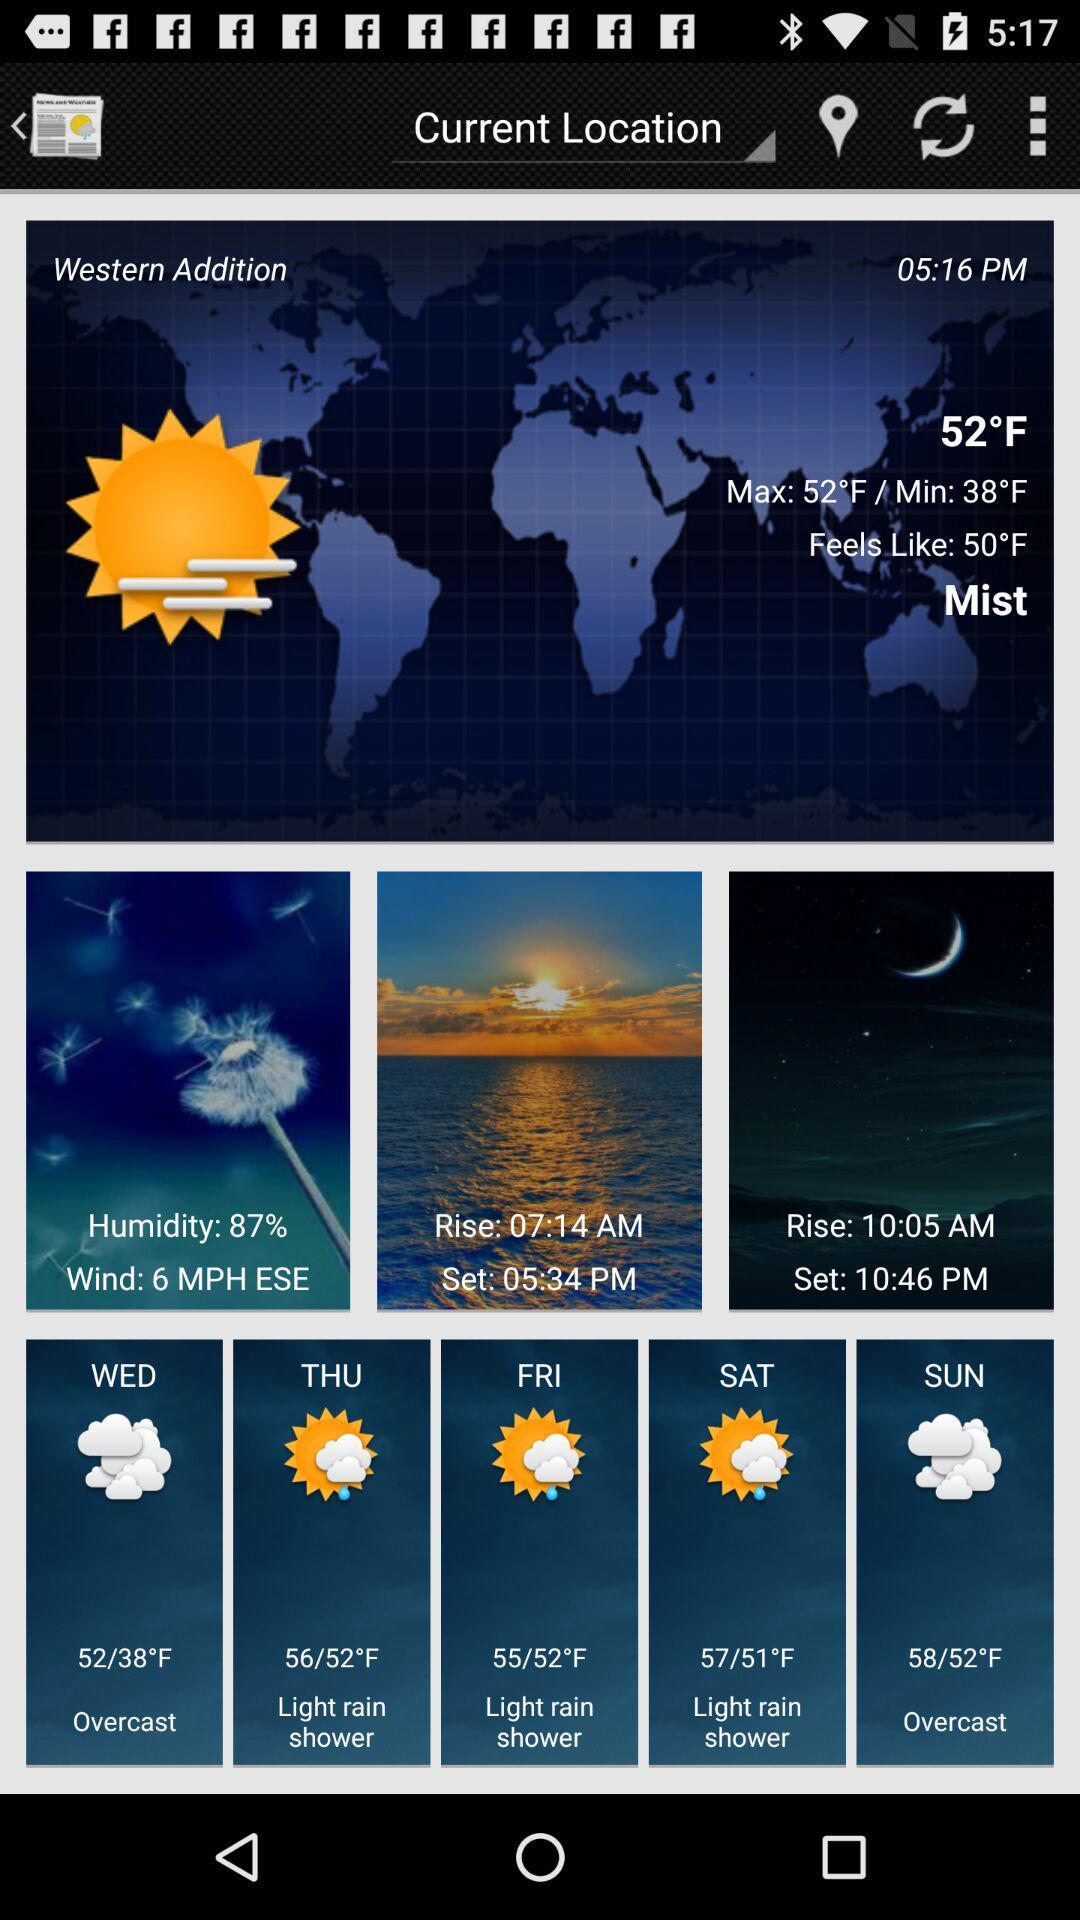 The image size is (1080, 1920). Describe the element at coordinates (1036, 124) in the screenshot. I see `more options` at that location.